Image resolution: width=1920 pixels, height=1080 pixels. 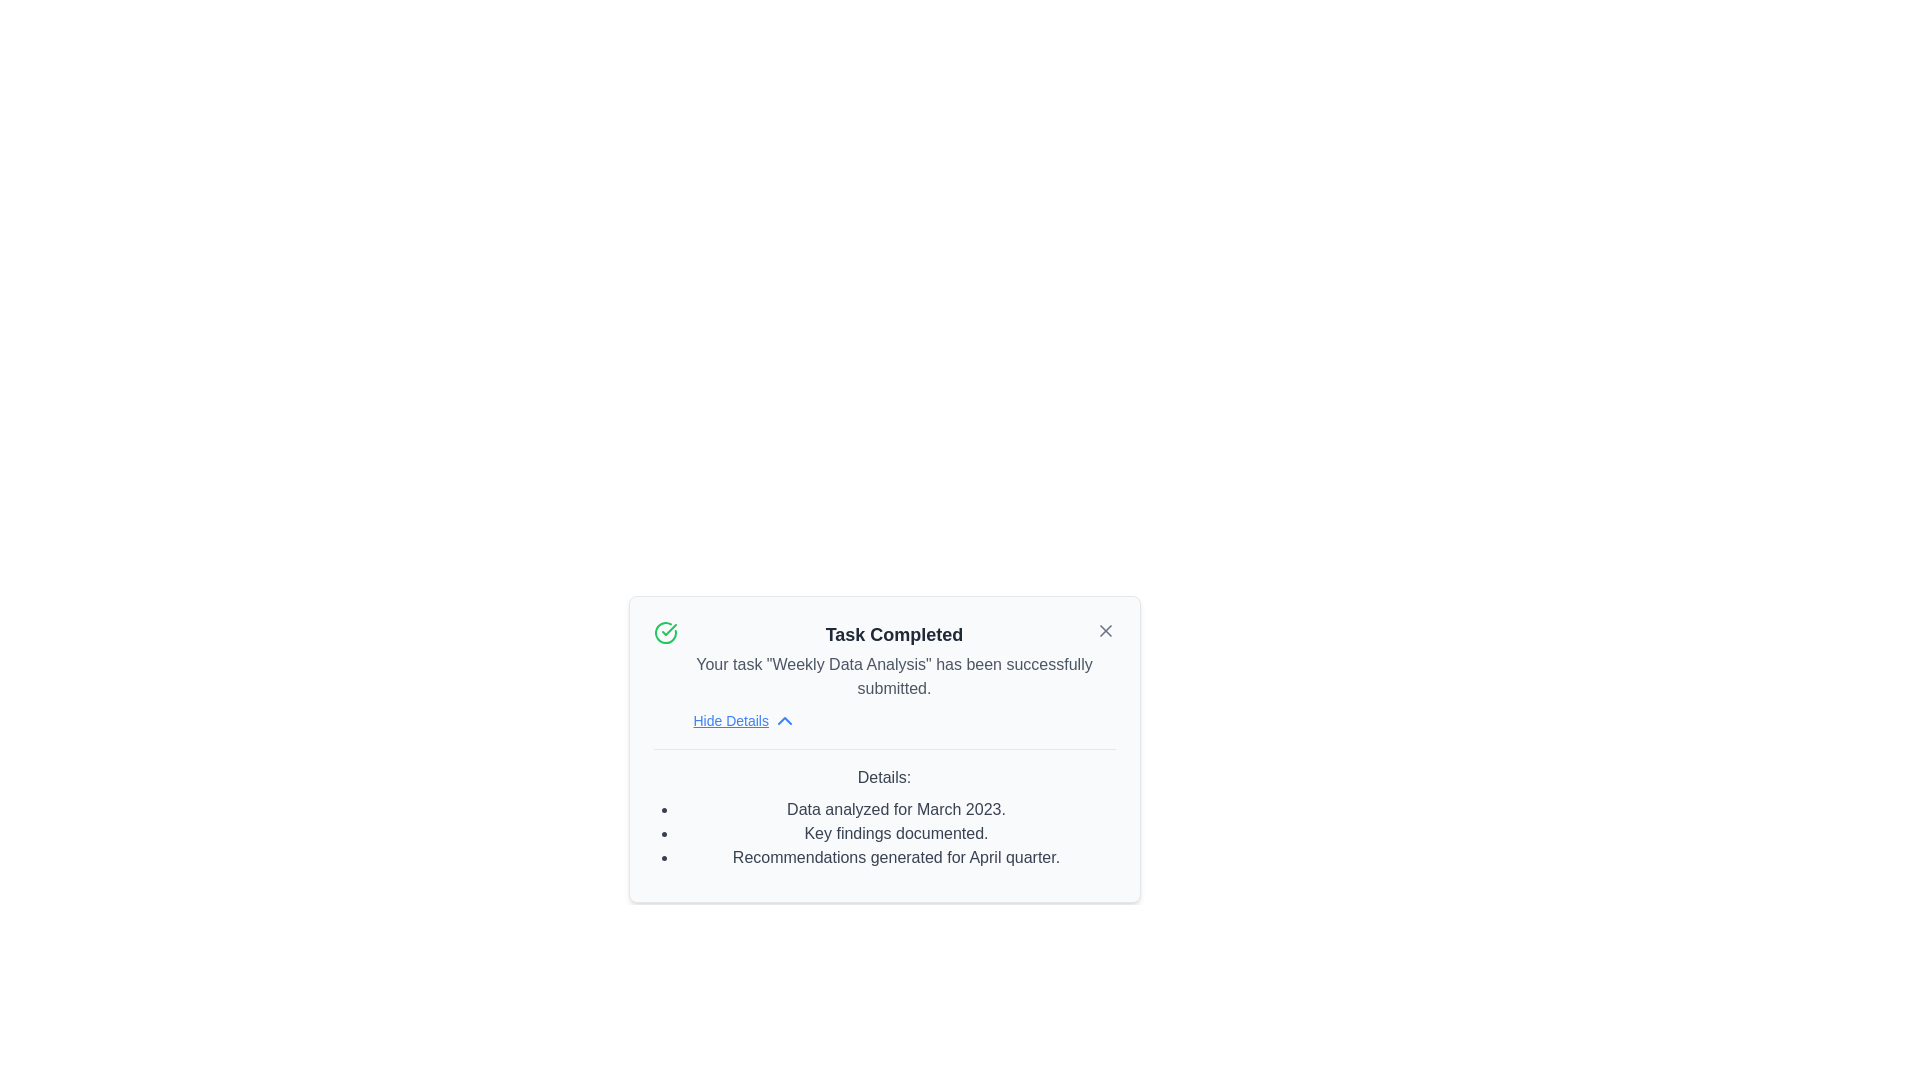 What do you see at coordinates (1104, 631) in the screenshot?
I see `the 'X' button in the top-right corner of the card to close it` at bounding box center [1104, 631].